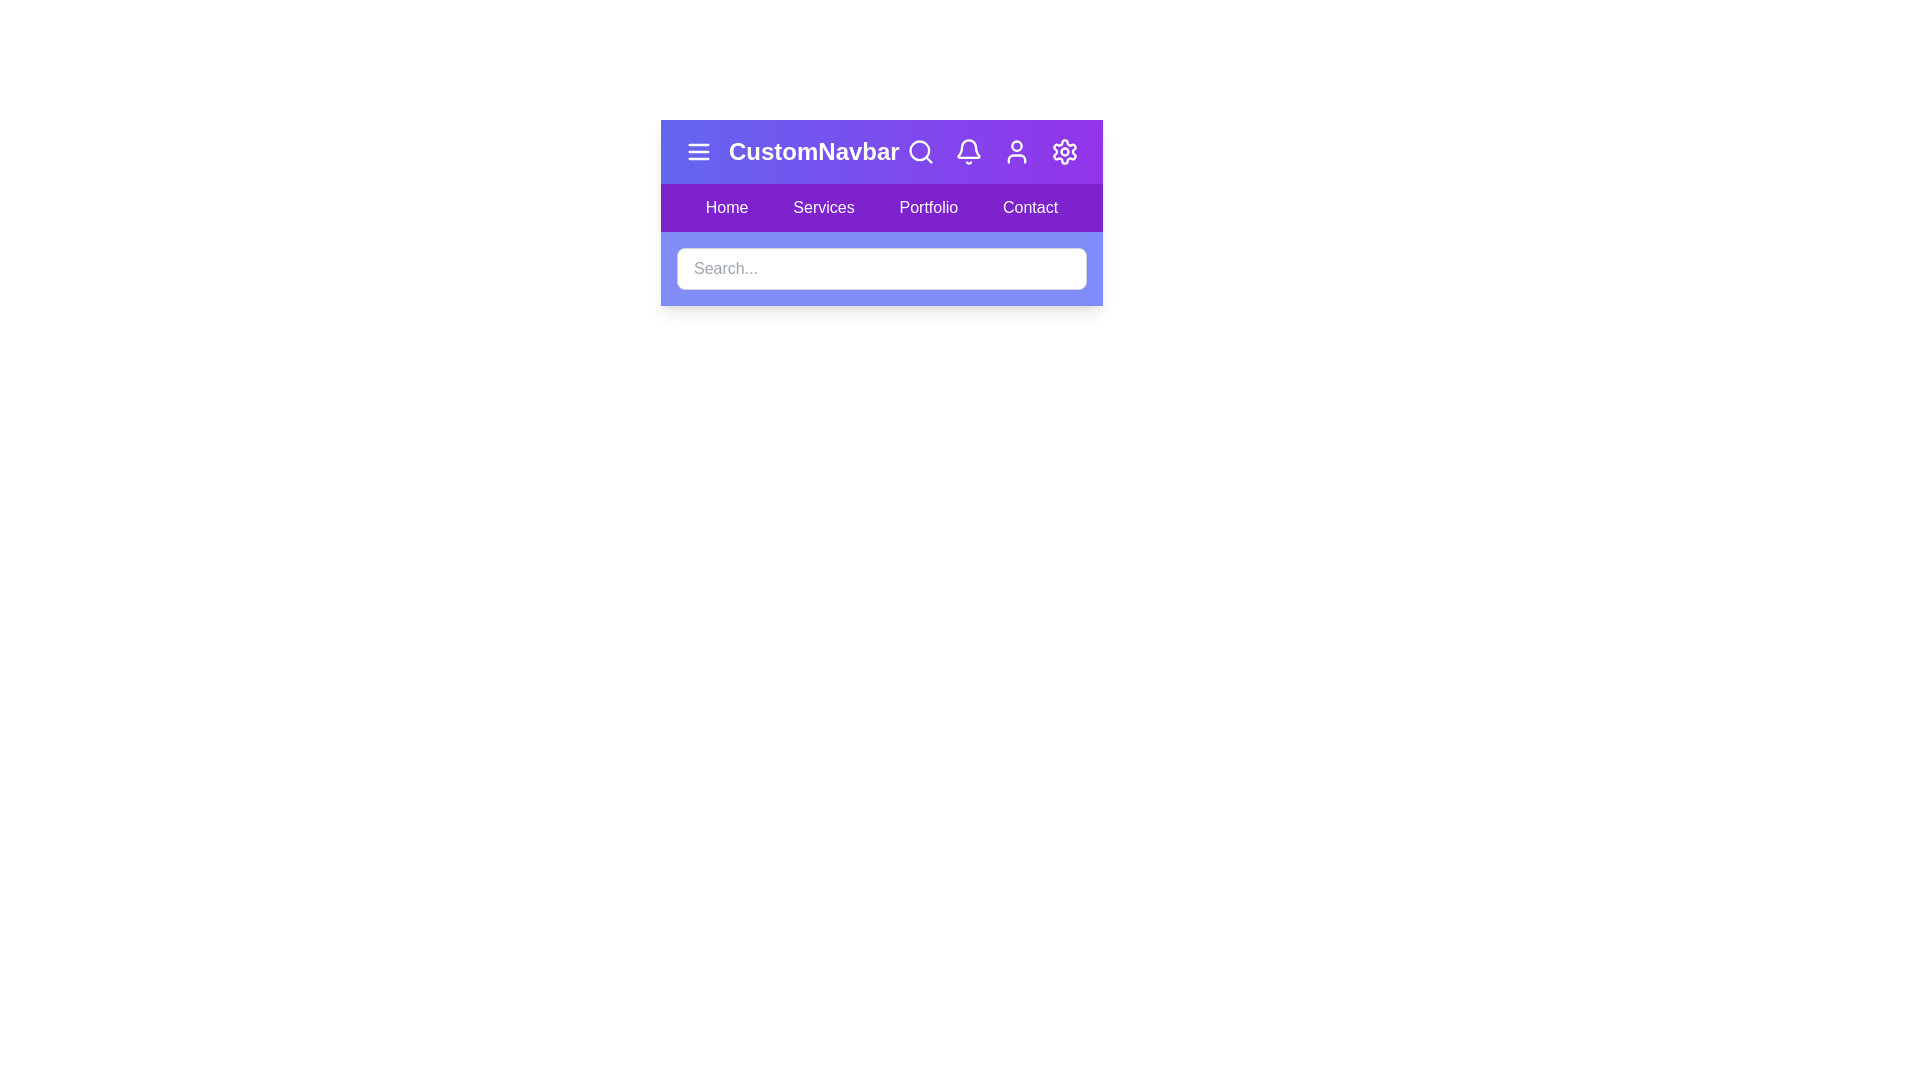 The image size is (1920, 1080). What do you see at coordinates (881, 268) in the screenshot?
I see `the center of the search input field` at bounding box center [881, 268].